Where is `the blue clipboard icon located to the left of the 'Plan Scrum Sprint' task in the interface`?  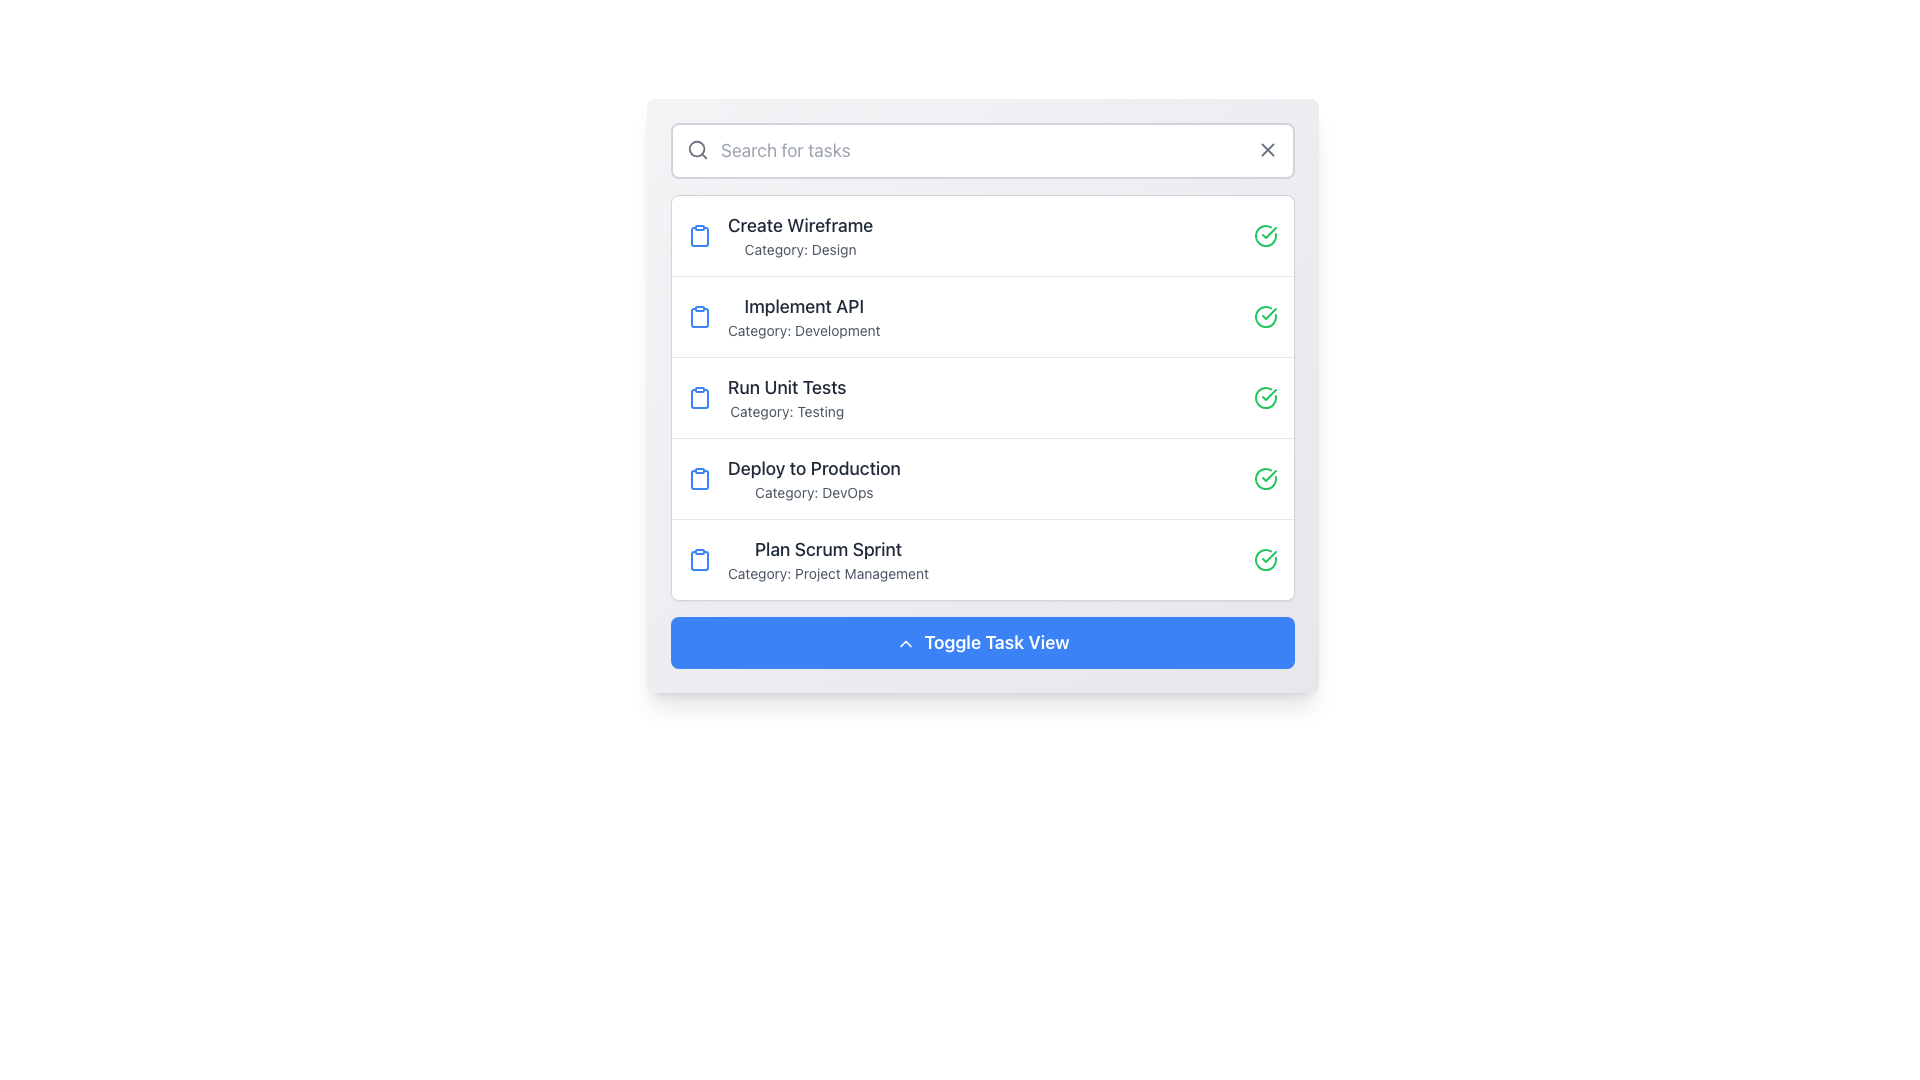 the blue clipboard icon located to the left of the 'Plan Scrum Sprint' task in the interface is located at coordinates (700, 559).